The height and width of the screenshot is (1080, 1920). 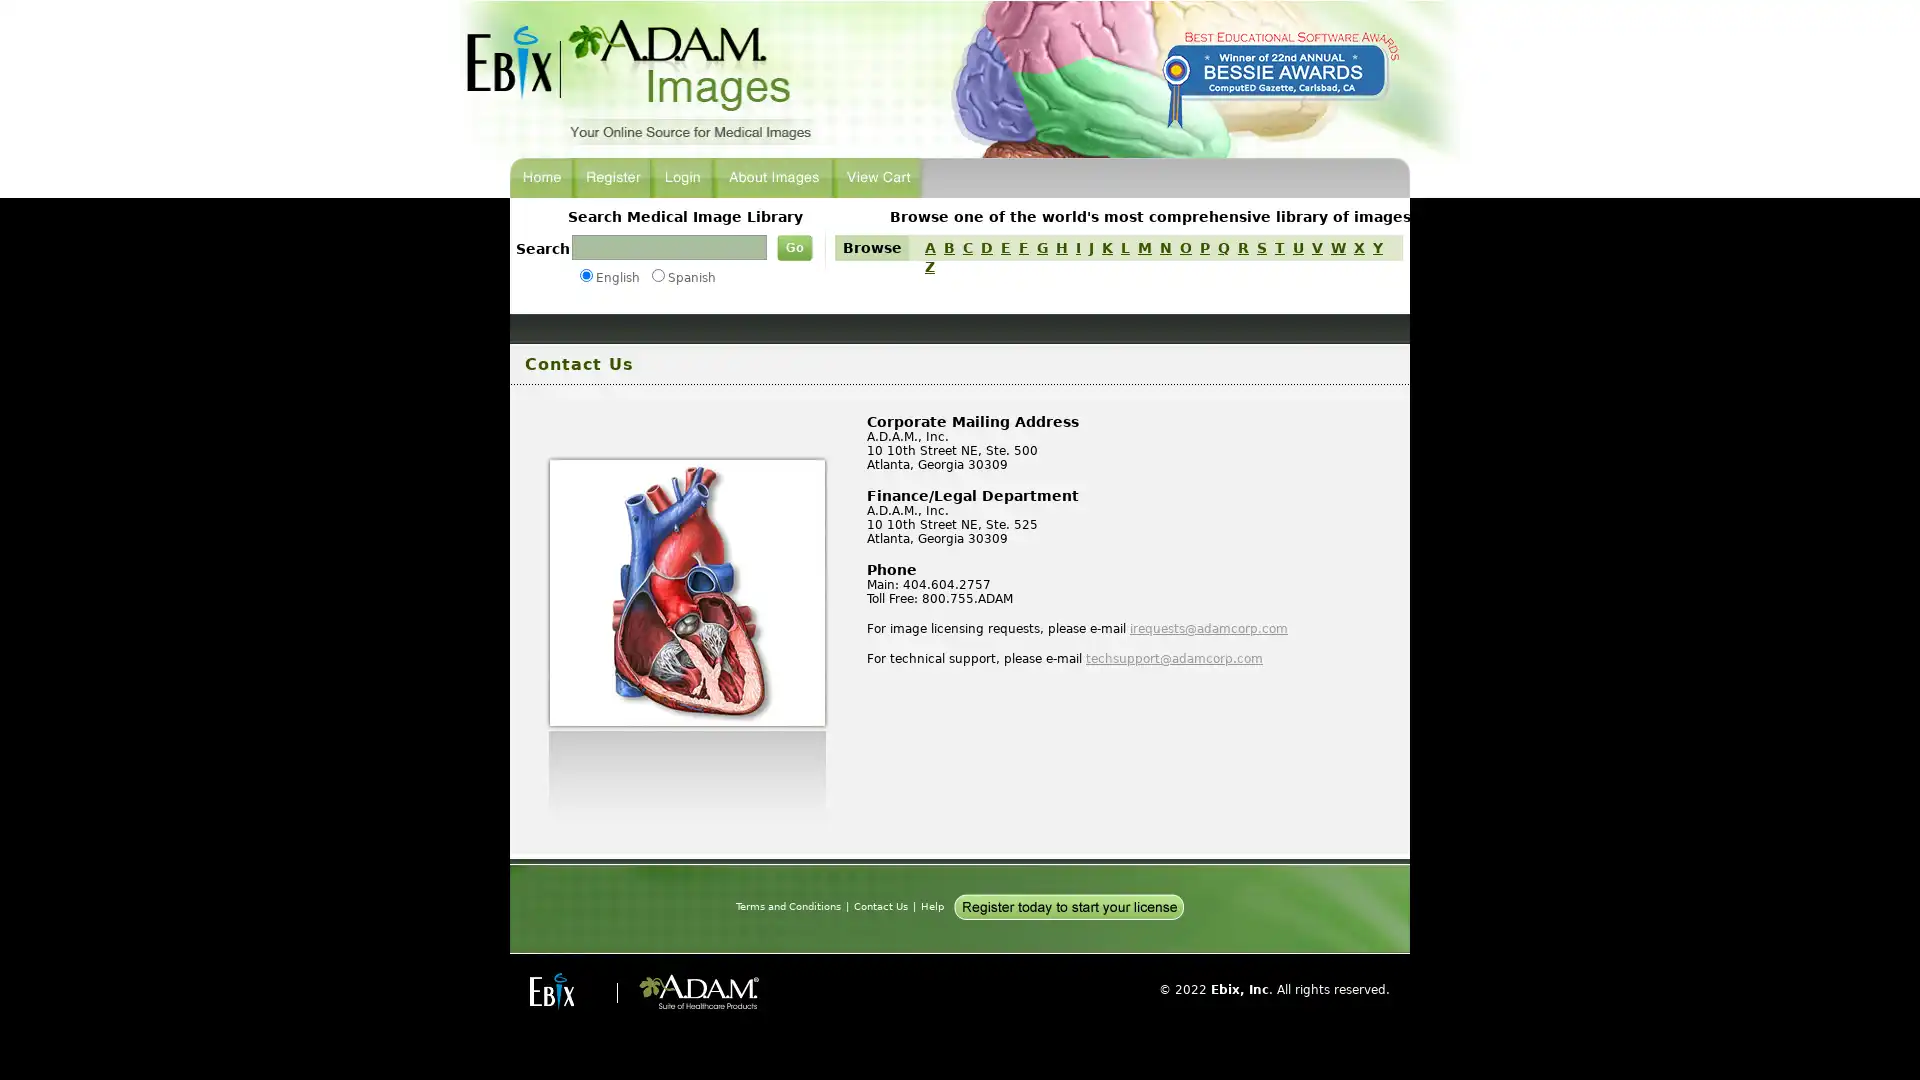 I want to click on Register today to start your license, so click(x=1067, y=905).